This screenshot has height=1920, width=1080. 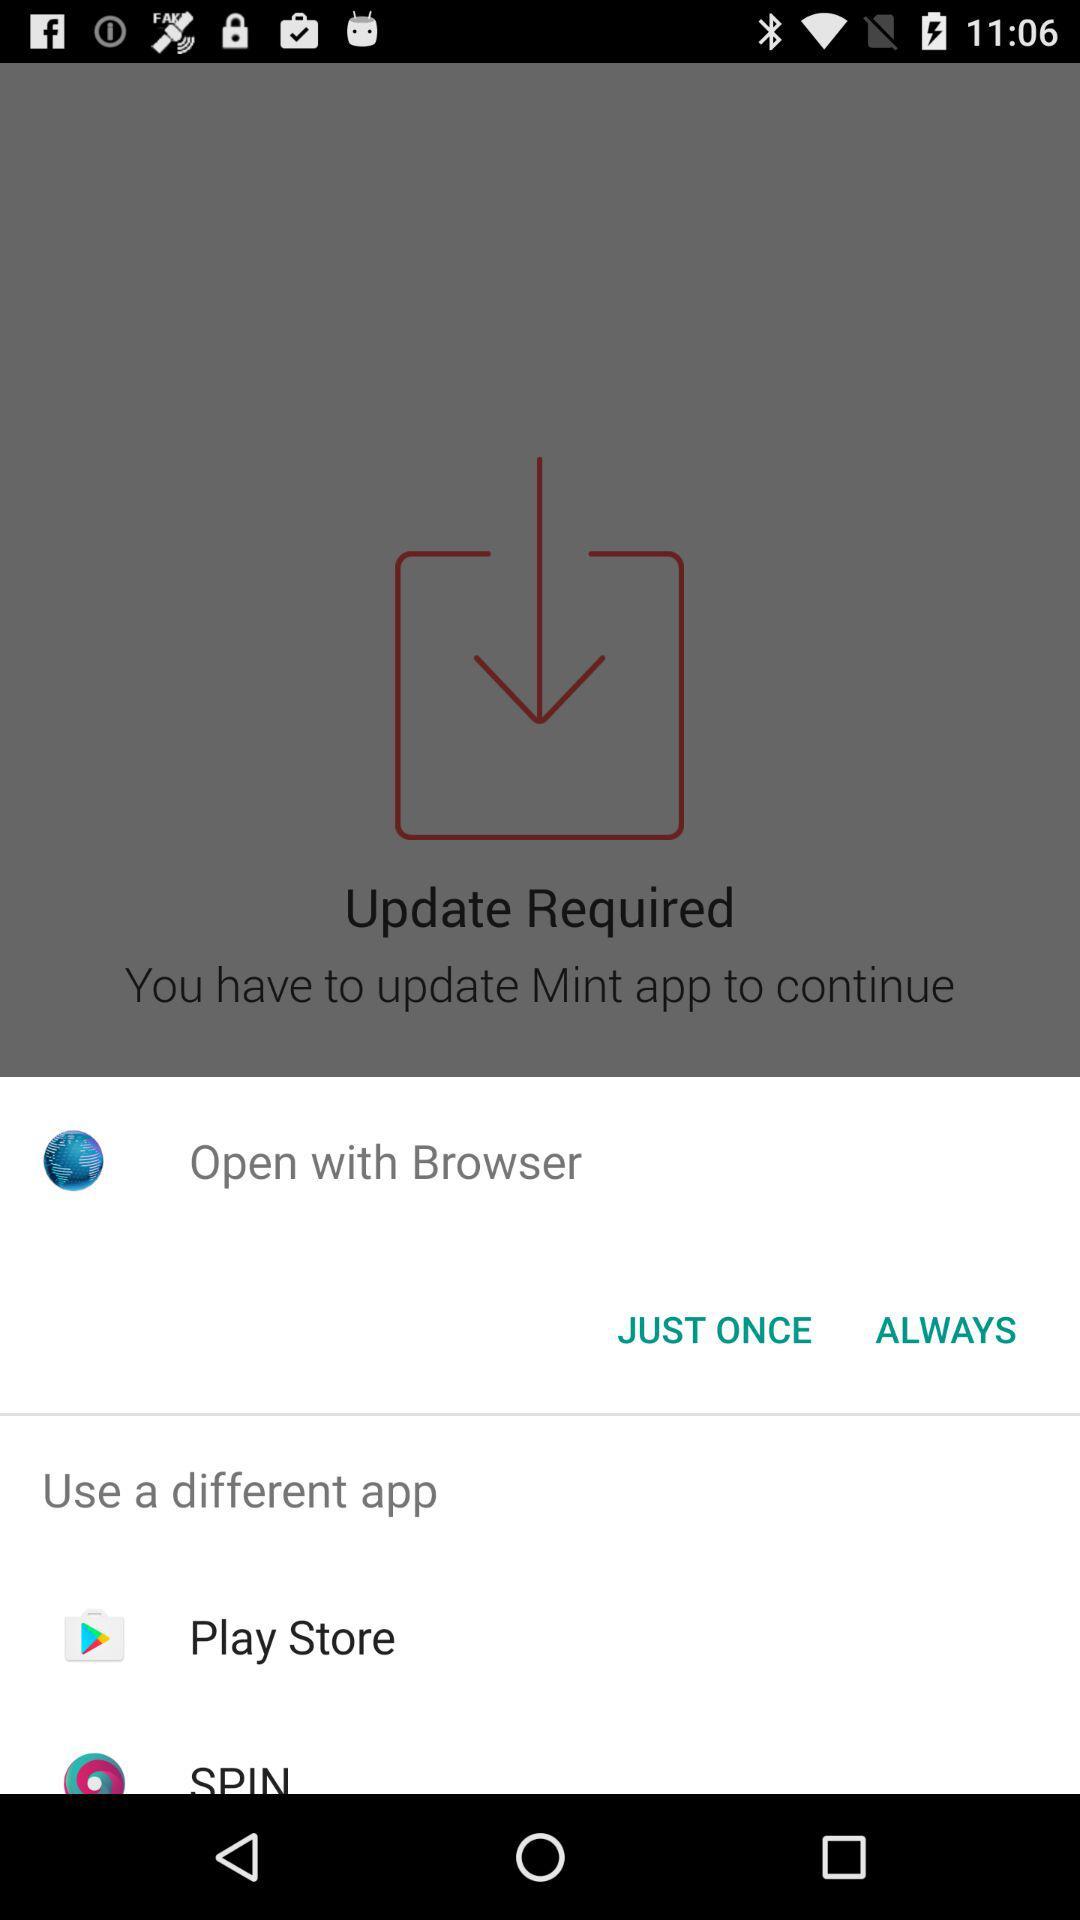 I want to click on icon below open with browser icon, so click(x=713, y=1329).